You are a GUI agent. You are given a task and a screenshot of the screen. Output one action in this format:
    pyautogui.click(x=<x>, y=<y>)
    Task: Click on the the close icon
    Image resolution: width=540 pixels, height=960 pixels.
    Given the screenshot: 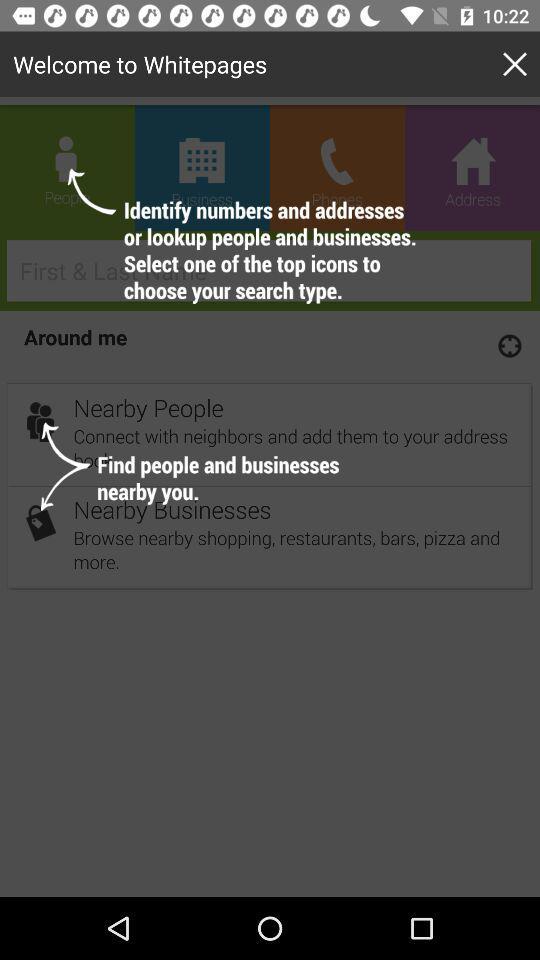 What is the action you would take?
    pyautogui.click(x=518, y=64)
    